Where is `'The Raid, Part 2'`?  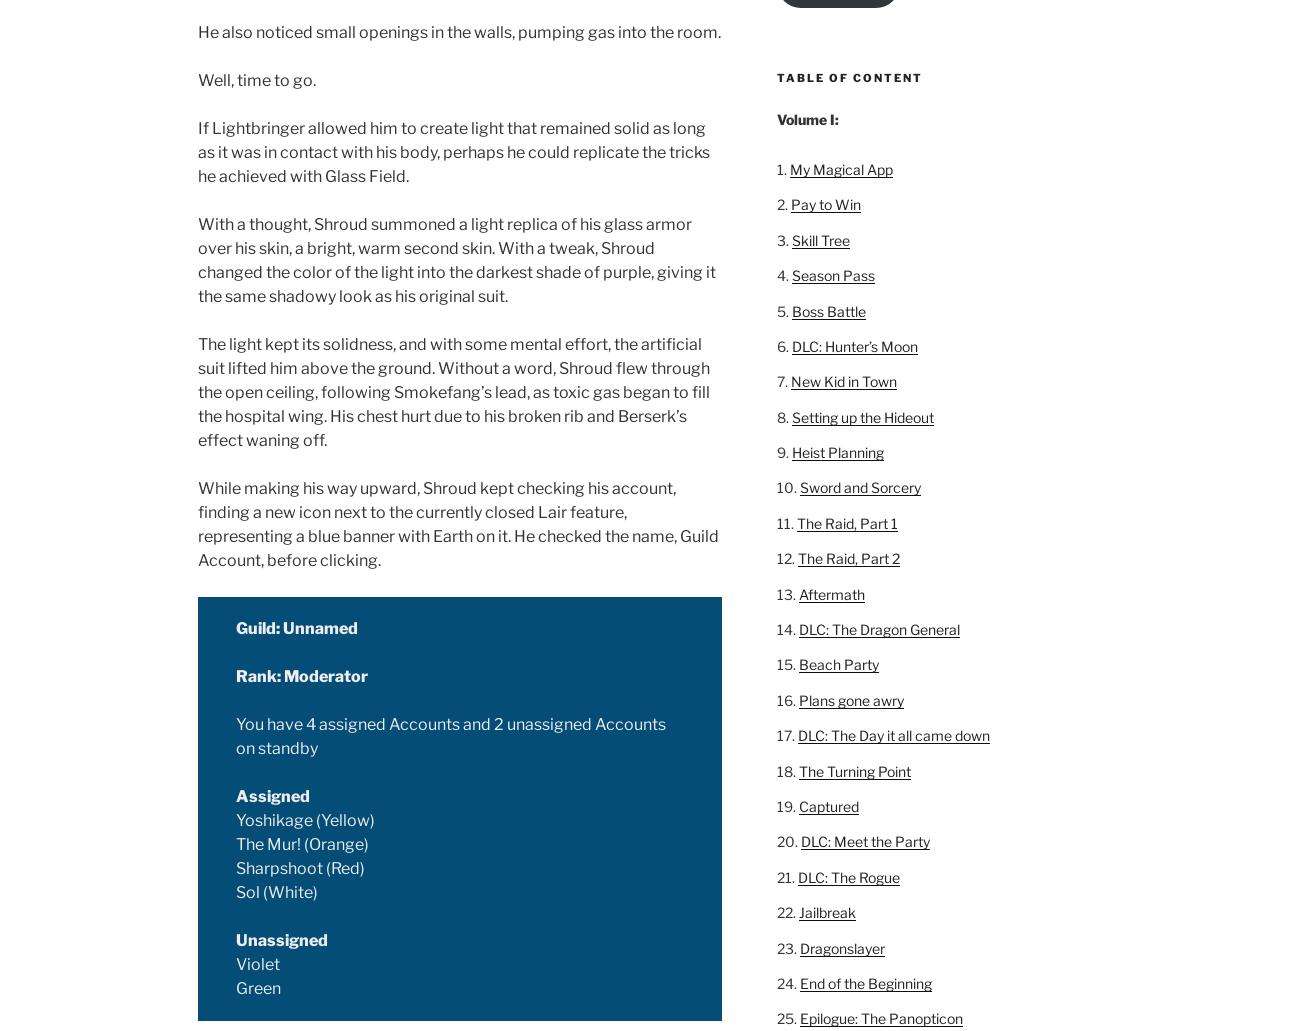 'The Raid, Part 2' is located at coordinates (847, 557).